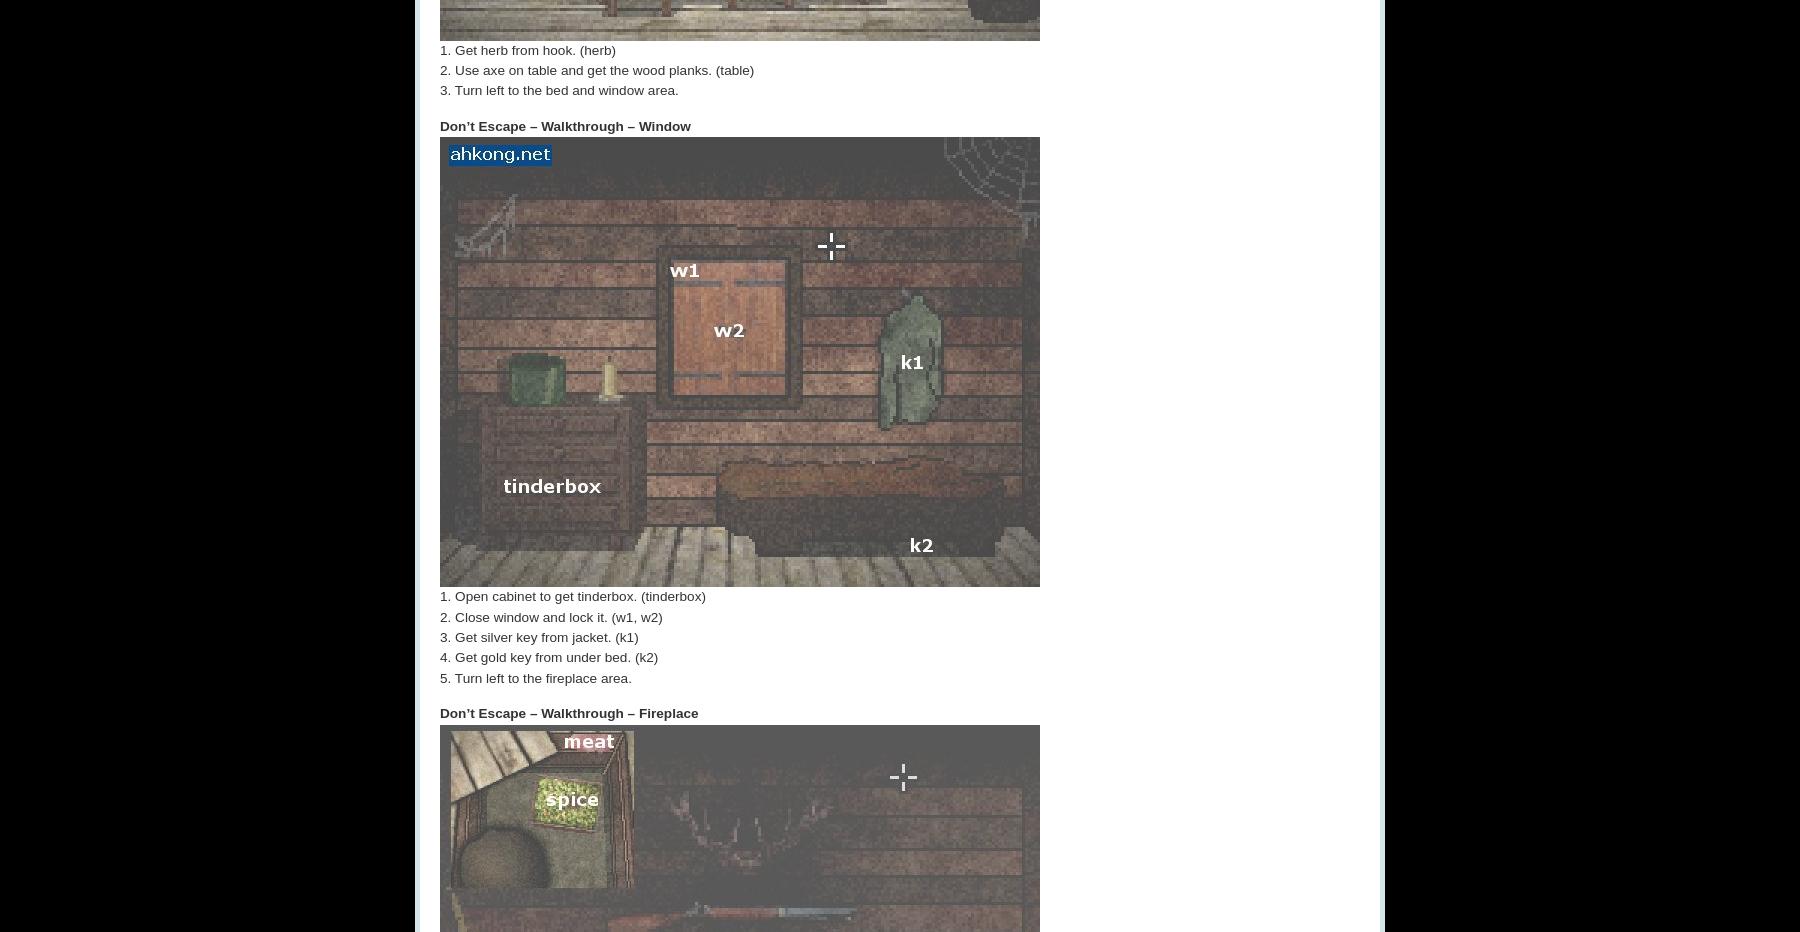 This screenshot has width=1800, height=932. What do you see at coordinates (597, 69) in the screenshot?
I see `'2. Use axe on table and get the wood planks. (table)'` at bounding box center [597, 69].